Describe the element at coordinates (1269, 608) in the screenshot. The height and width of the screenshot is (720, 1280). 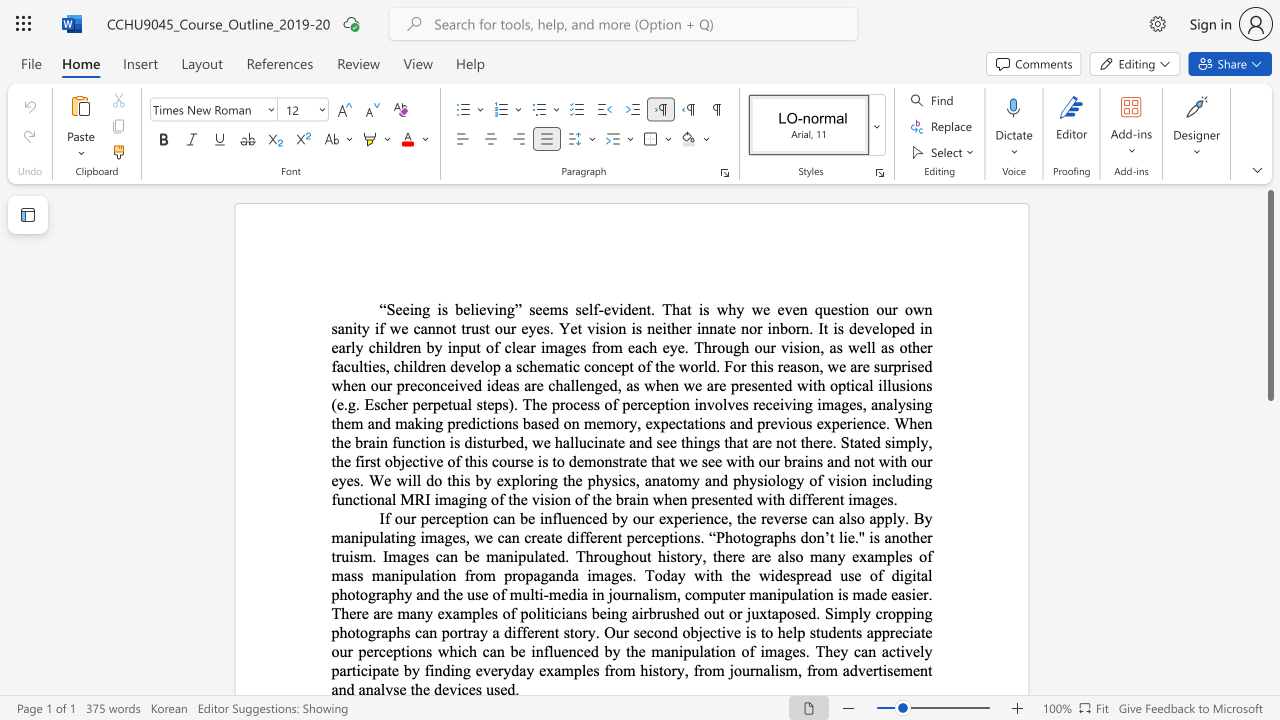
I see `the scrollbar on the side` at that location.